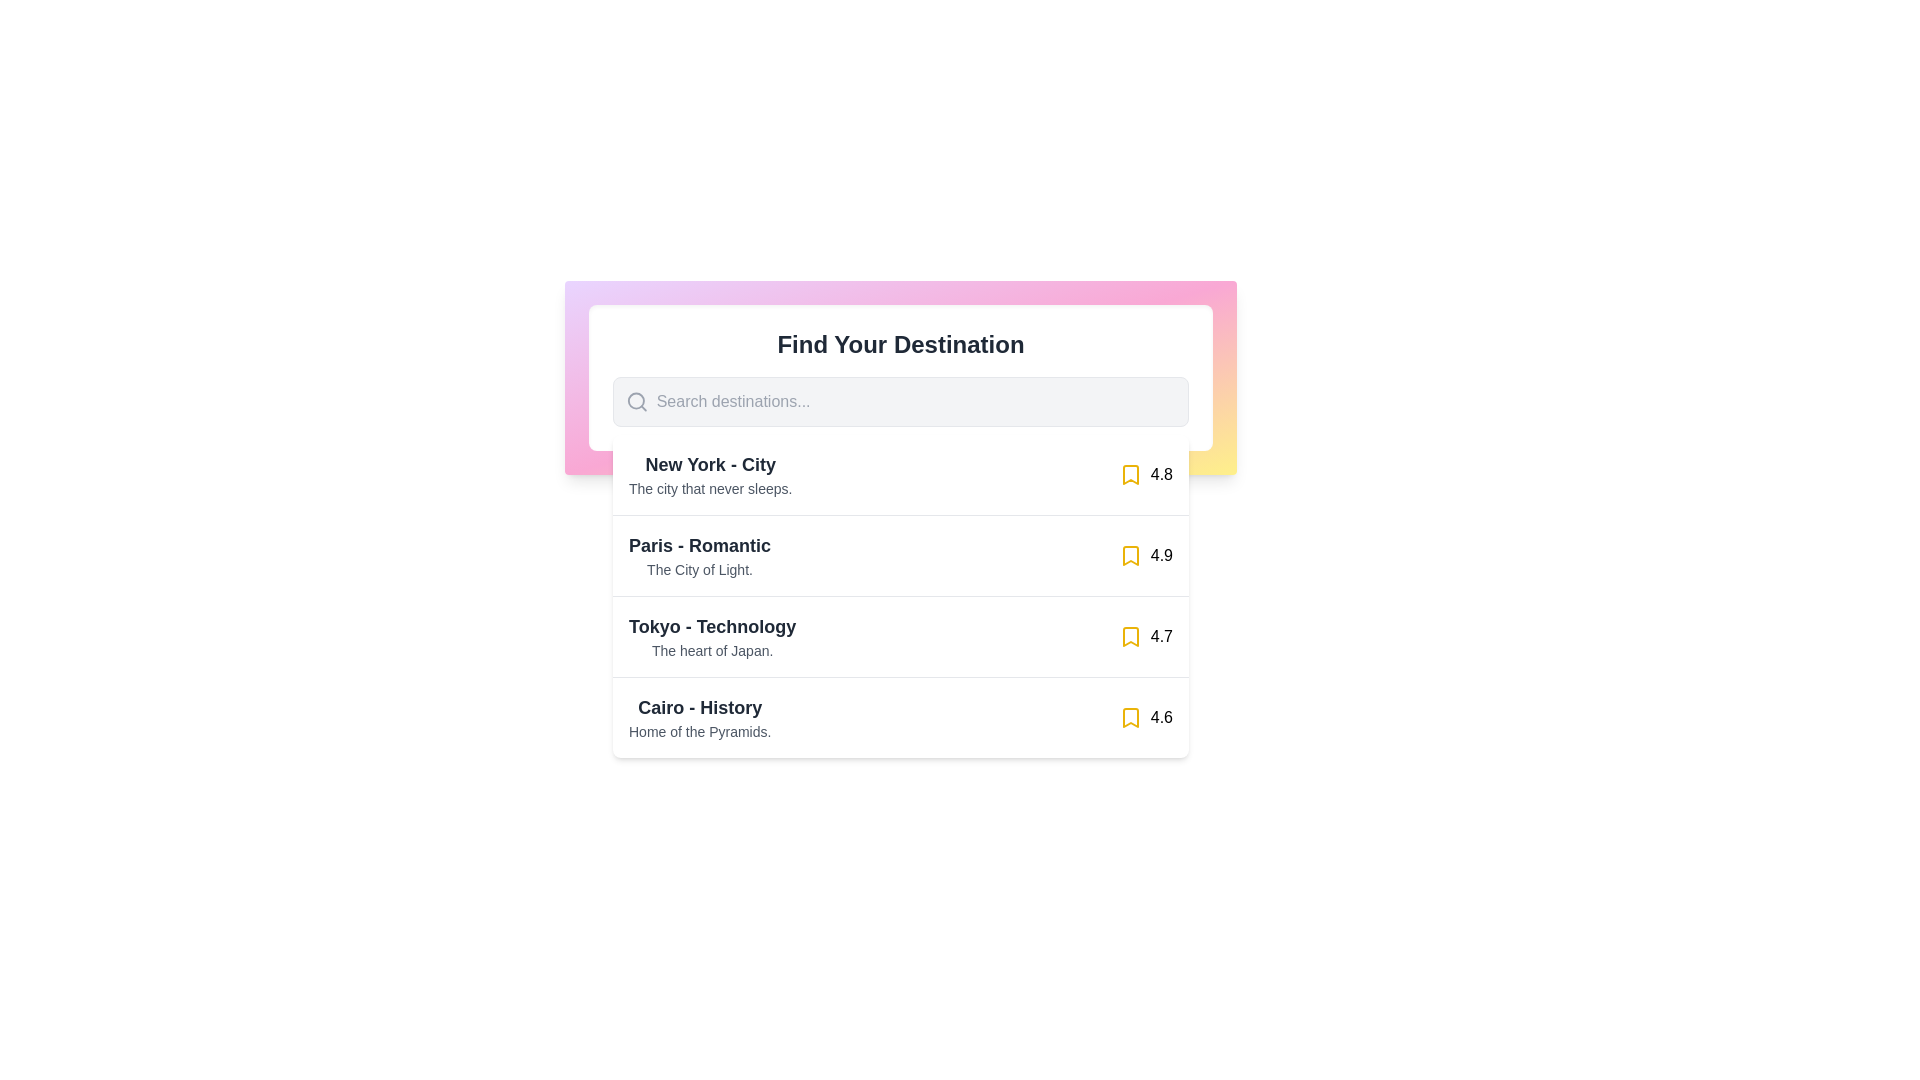  I want to click on text label that serves as the headline for 'Cairo - History', which is located directly above 'Home of the Pyramids' in the list of destination entries, so click(700, 707).